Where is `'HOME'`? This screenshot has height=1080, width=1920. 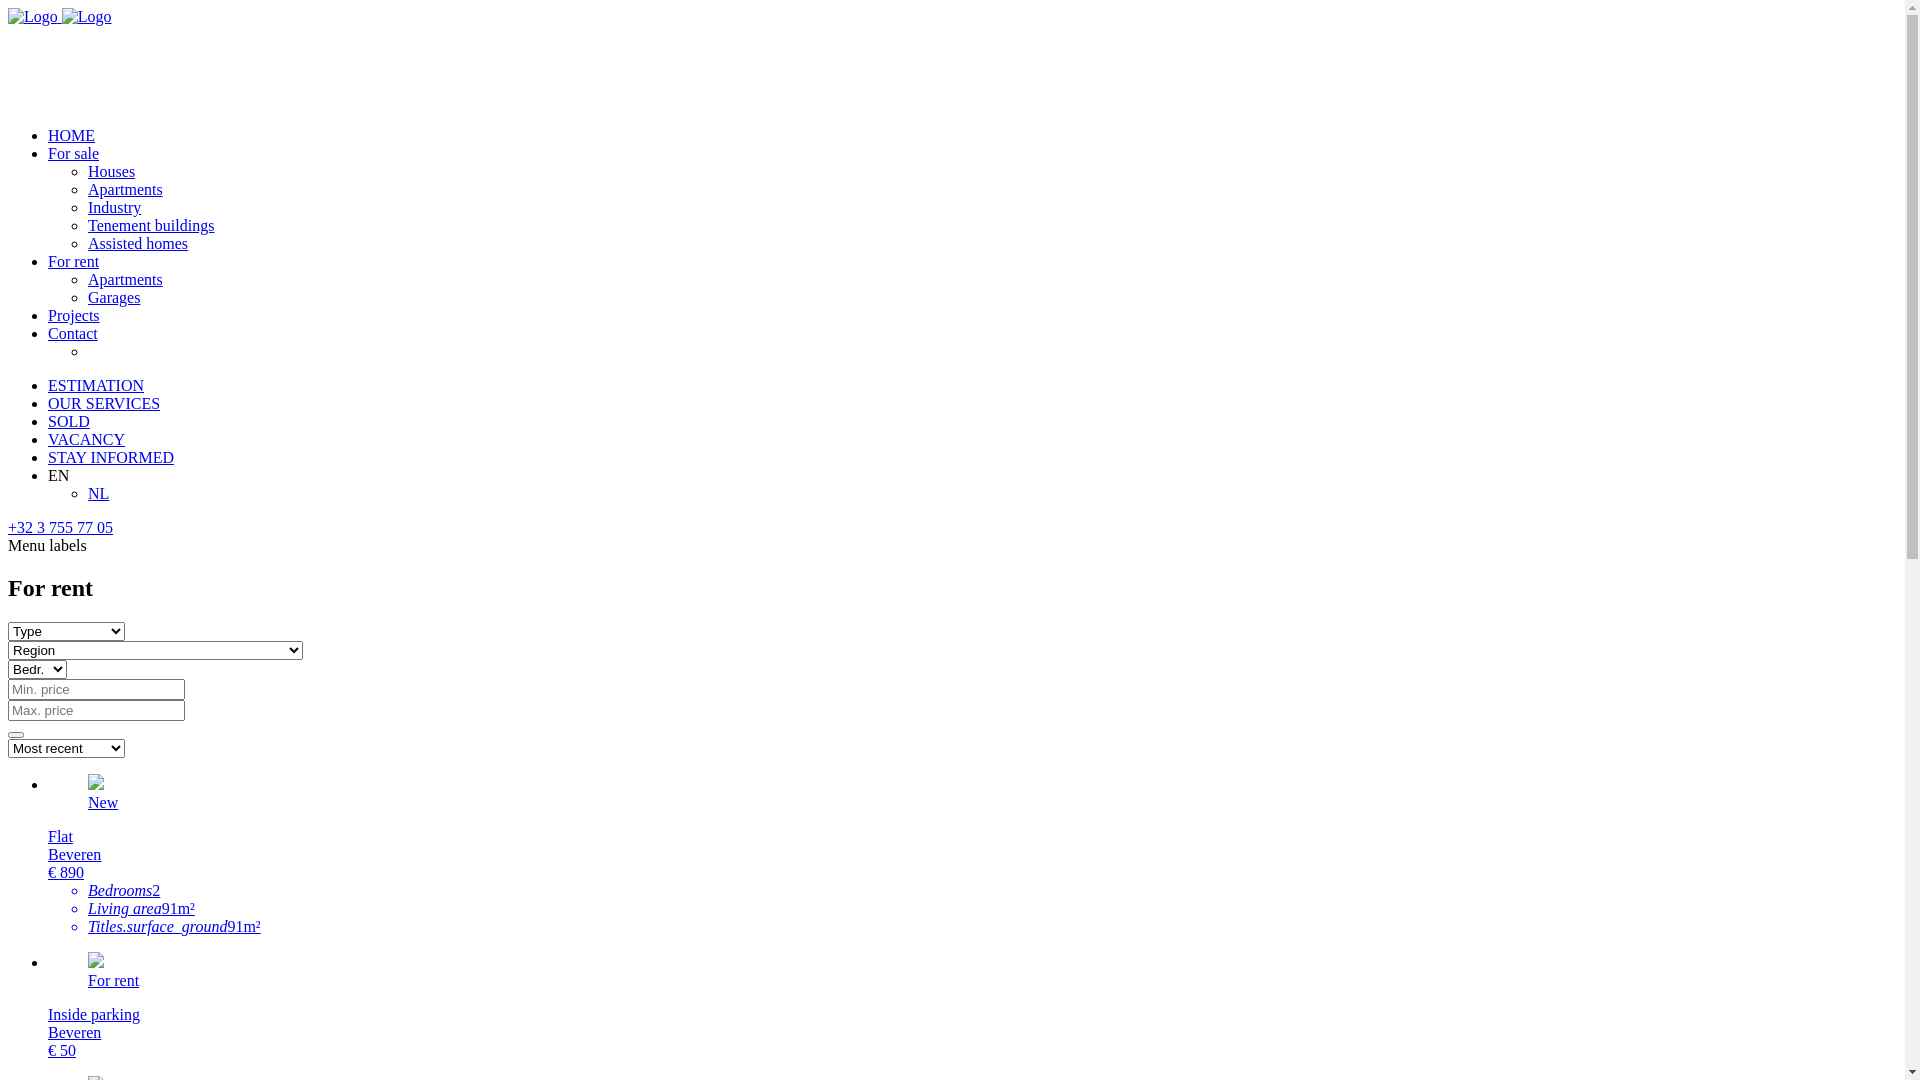 'HOME' is located at coordinates (48, 135).